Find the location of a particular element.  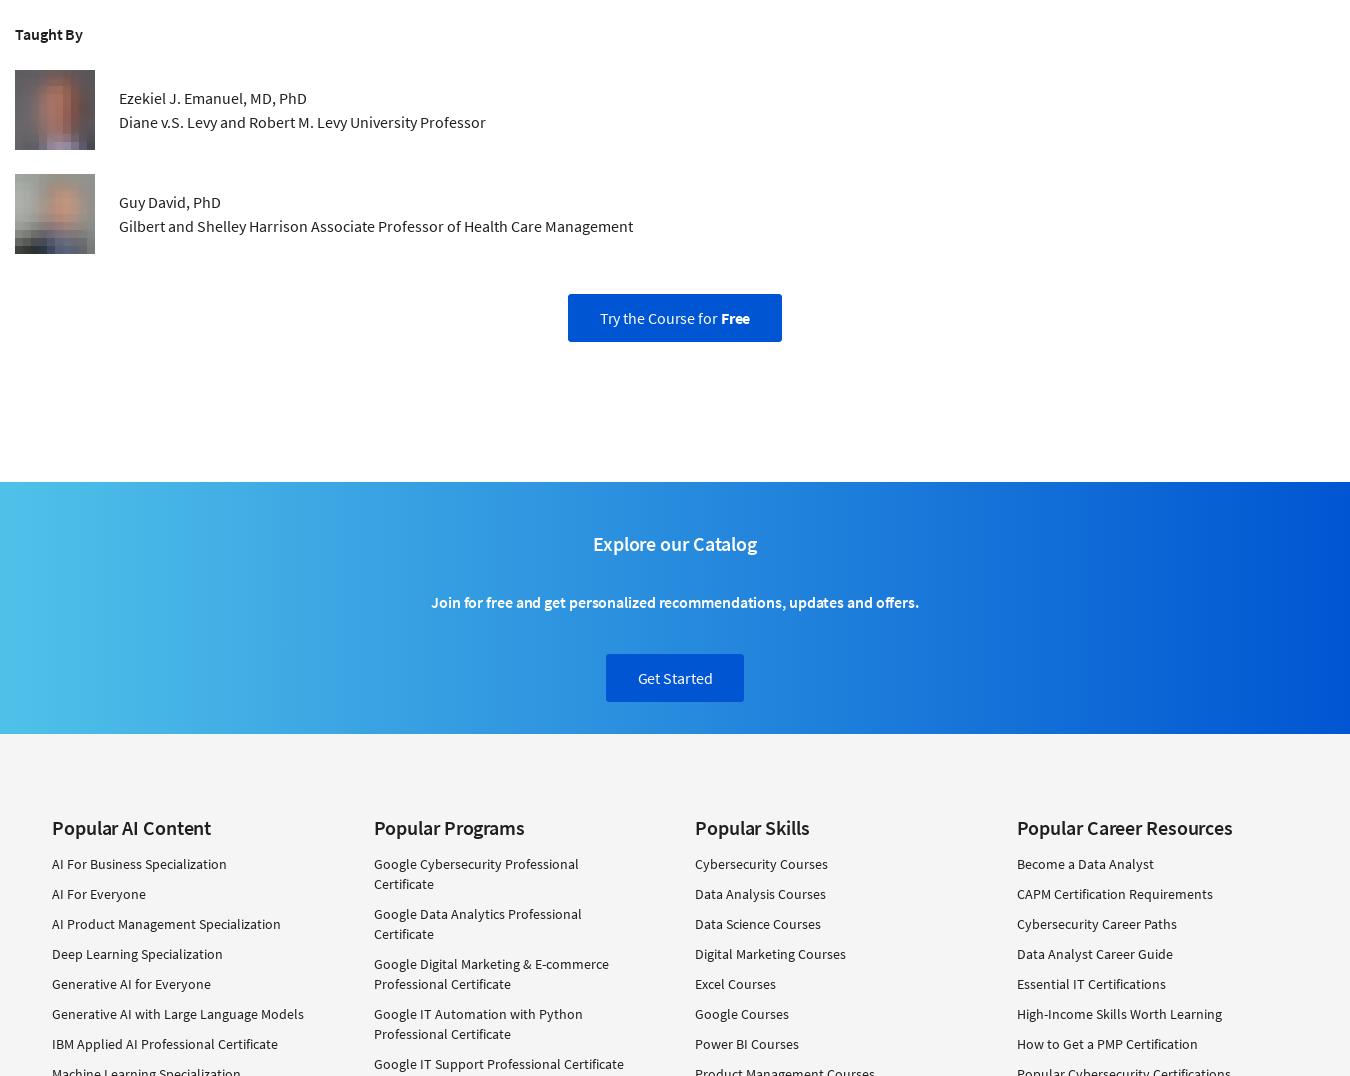

'Generative AI for Everyone' is located at coordinates (131, 984).